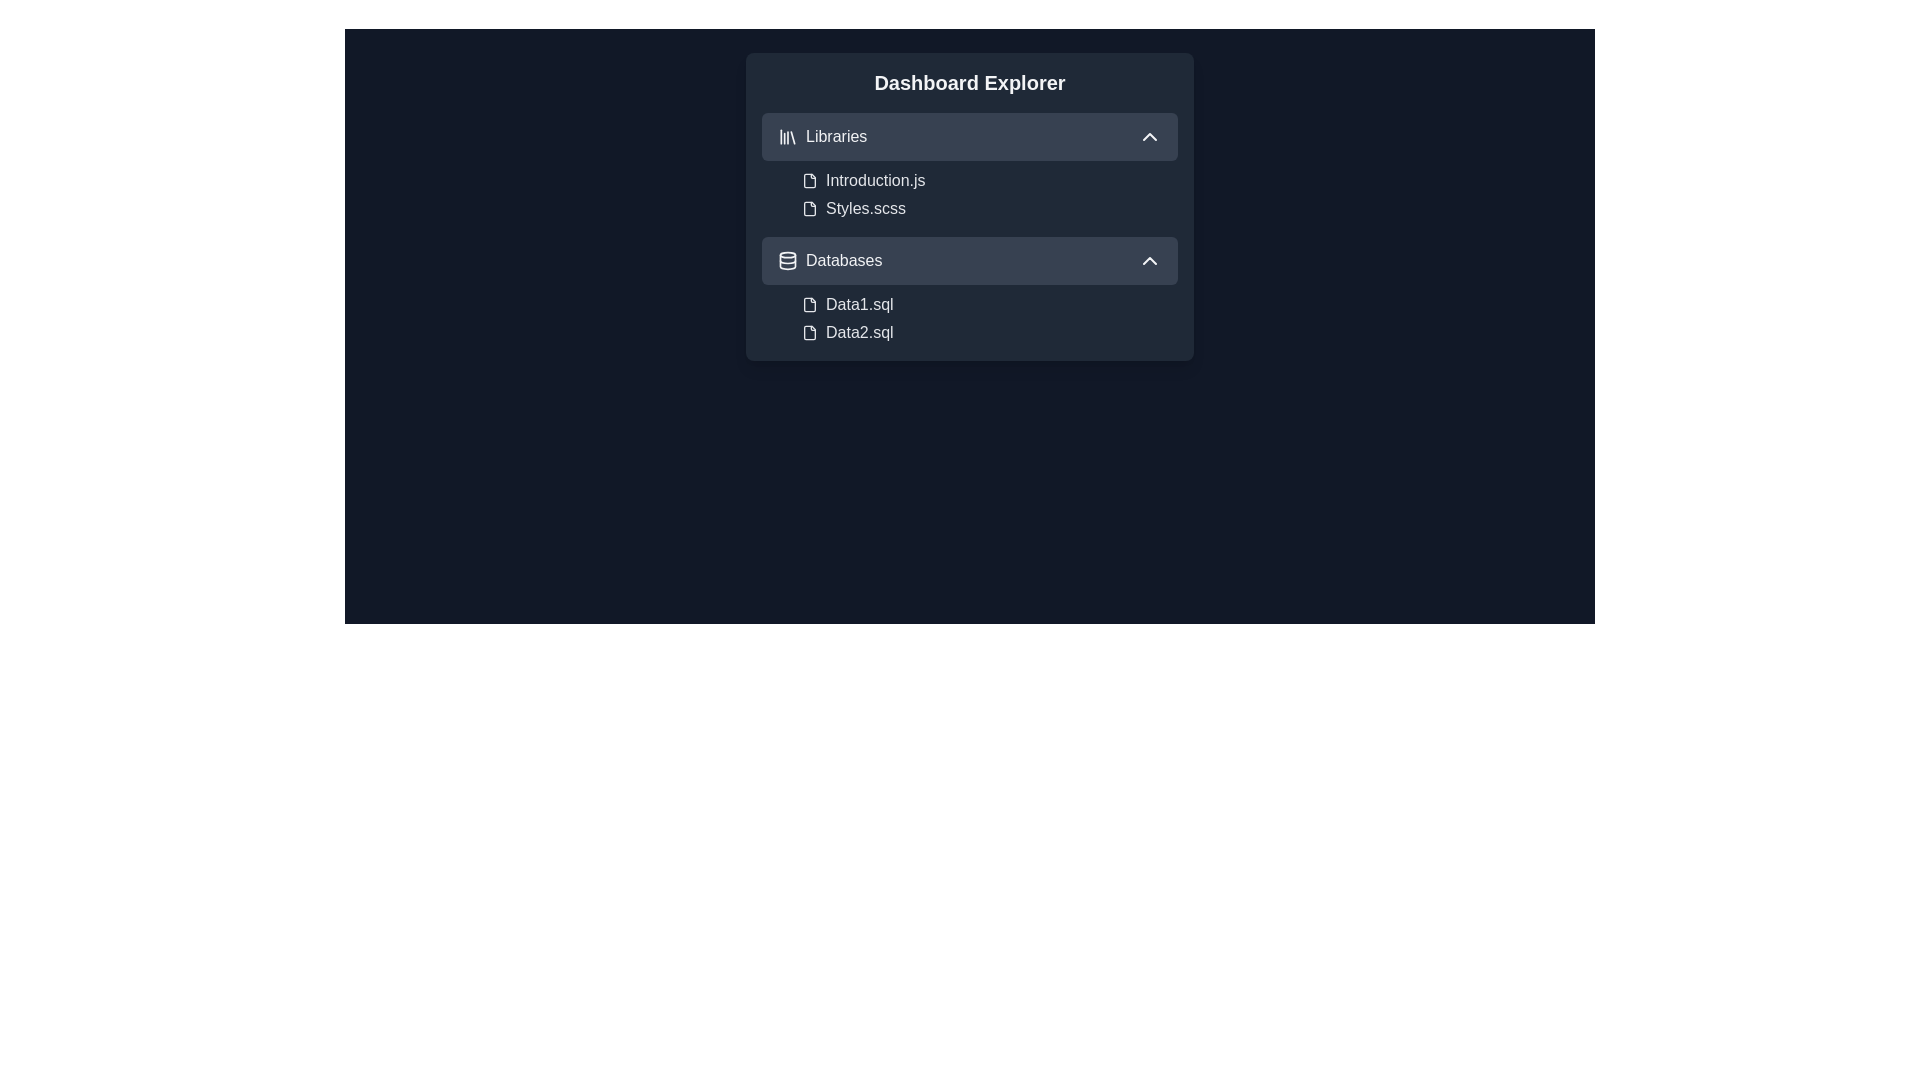  Describe the element at coordinates (791, 136) in the screenshot. I see `the rightmost vertical bar of the 'library' icon, which is located above the 'Libraries' label in the dashboard explorer` at that location.